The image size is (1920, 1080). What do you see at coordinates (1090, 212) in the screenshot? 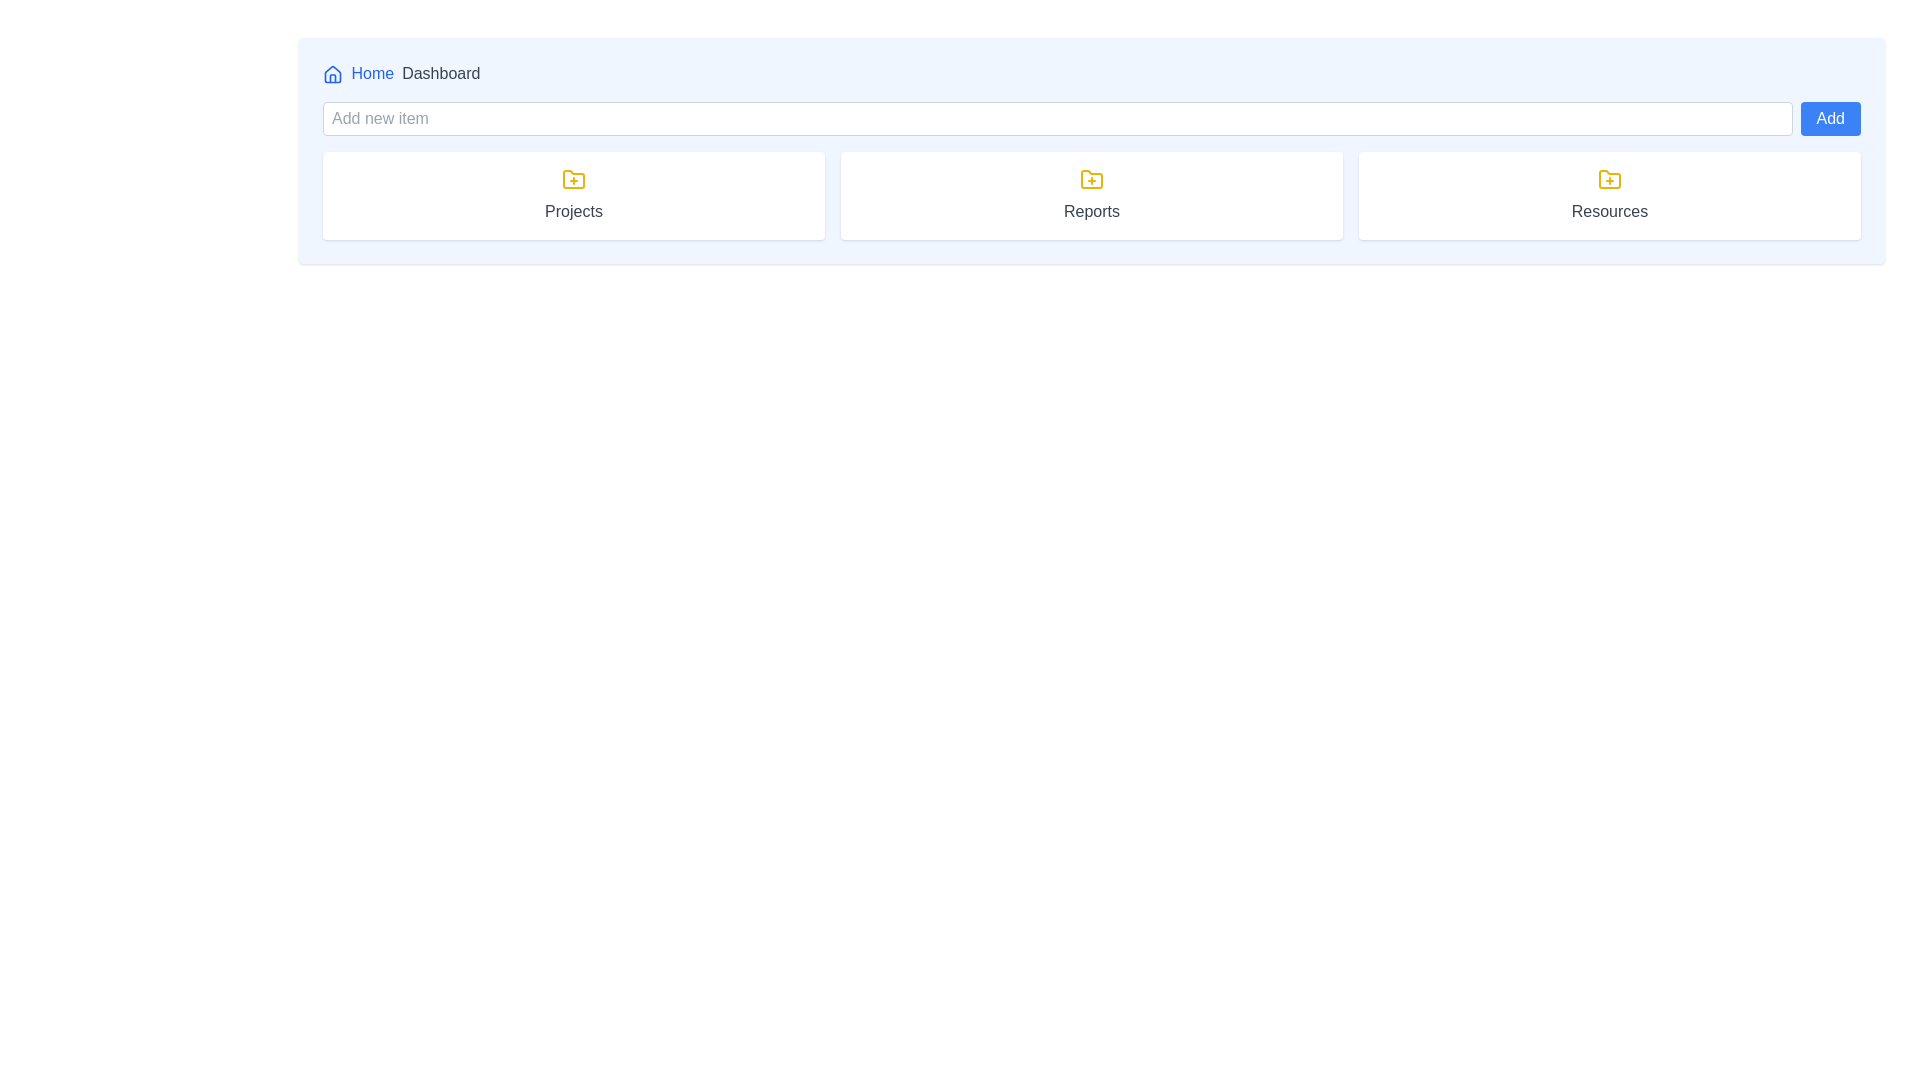
I see `the Text label located beneath the yellow folder icon in the middle card among three horizontally aligned cards` at bounding box center [1090, 212].